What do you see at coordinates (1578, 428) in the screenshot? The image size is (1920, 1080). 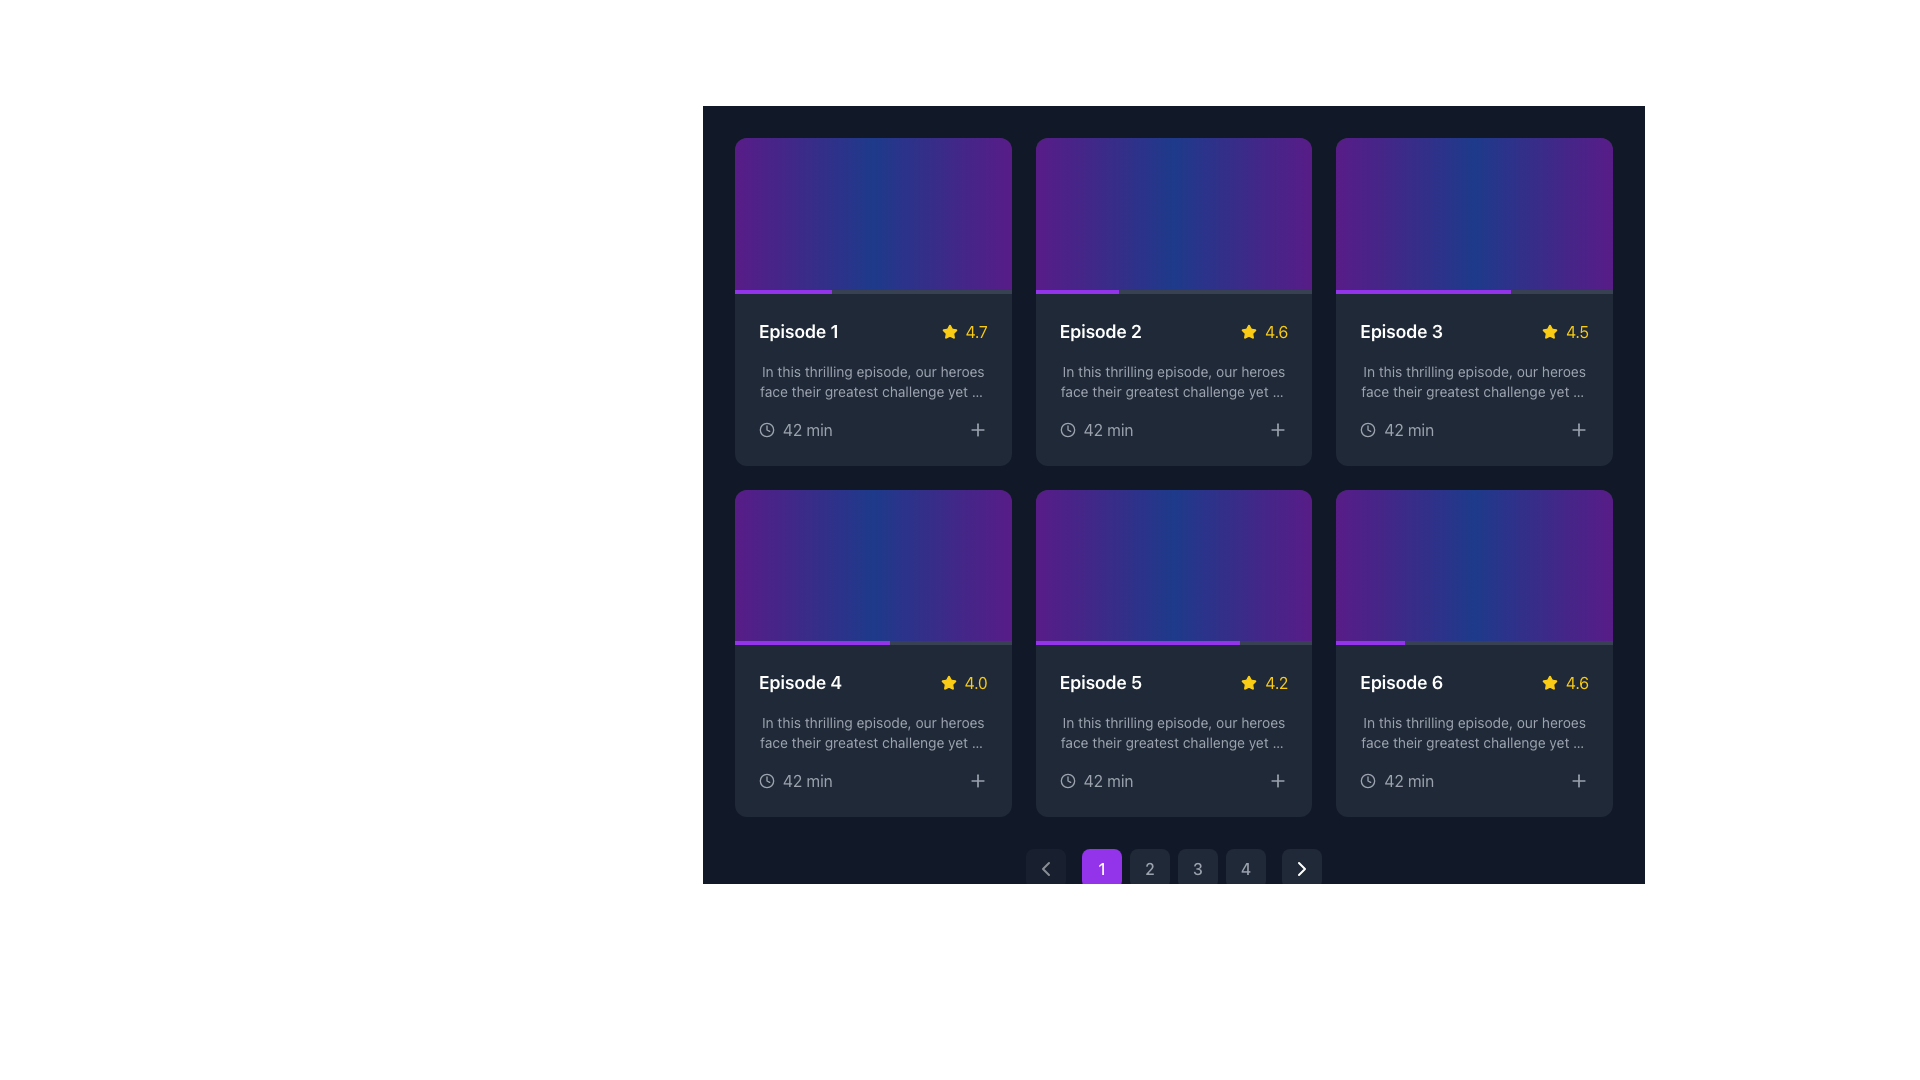 I see `the square button with a '+' icon in the bottom-right corner of the 'Episode 3' card to change its color from gray to purple` at bounding box center [1578, 428].